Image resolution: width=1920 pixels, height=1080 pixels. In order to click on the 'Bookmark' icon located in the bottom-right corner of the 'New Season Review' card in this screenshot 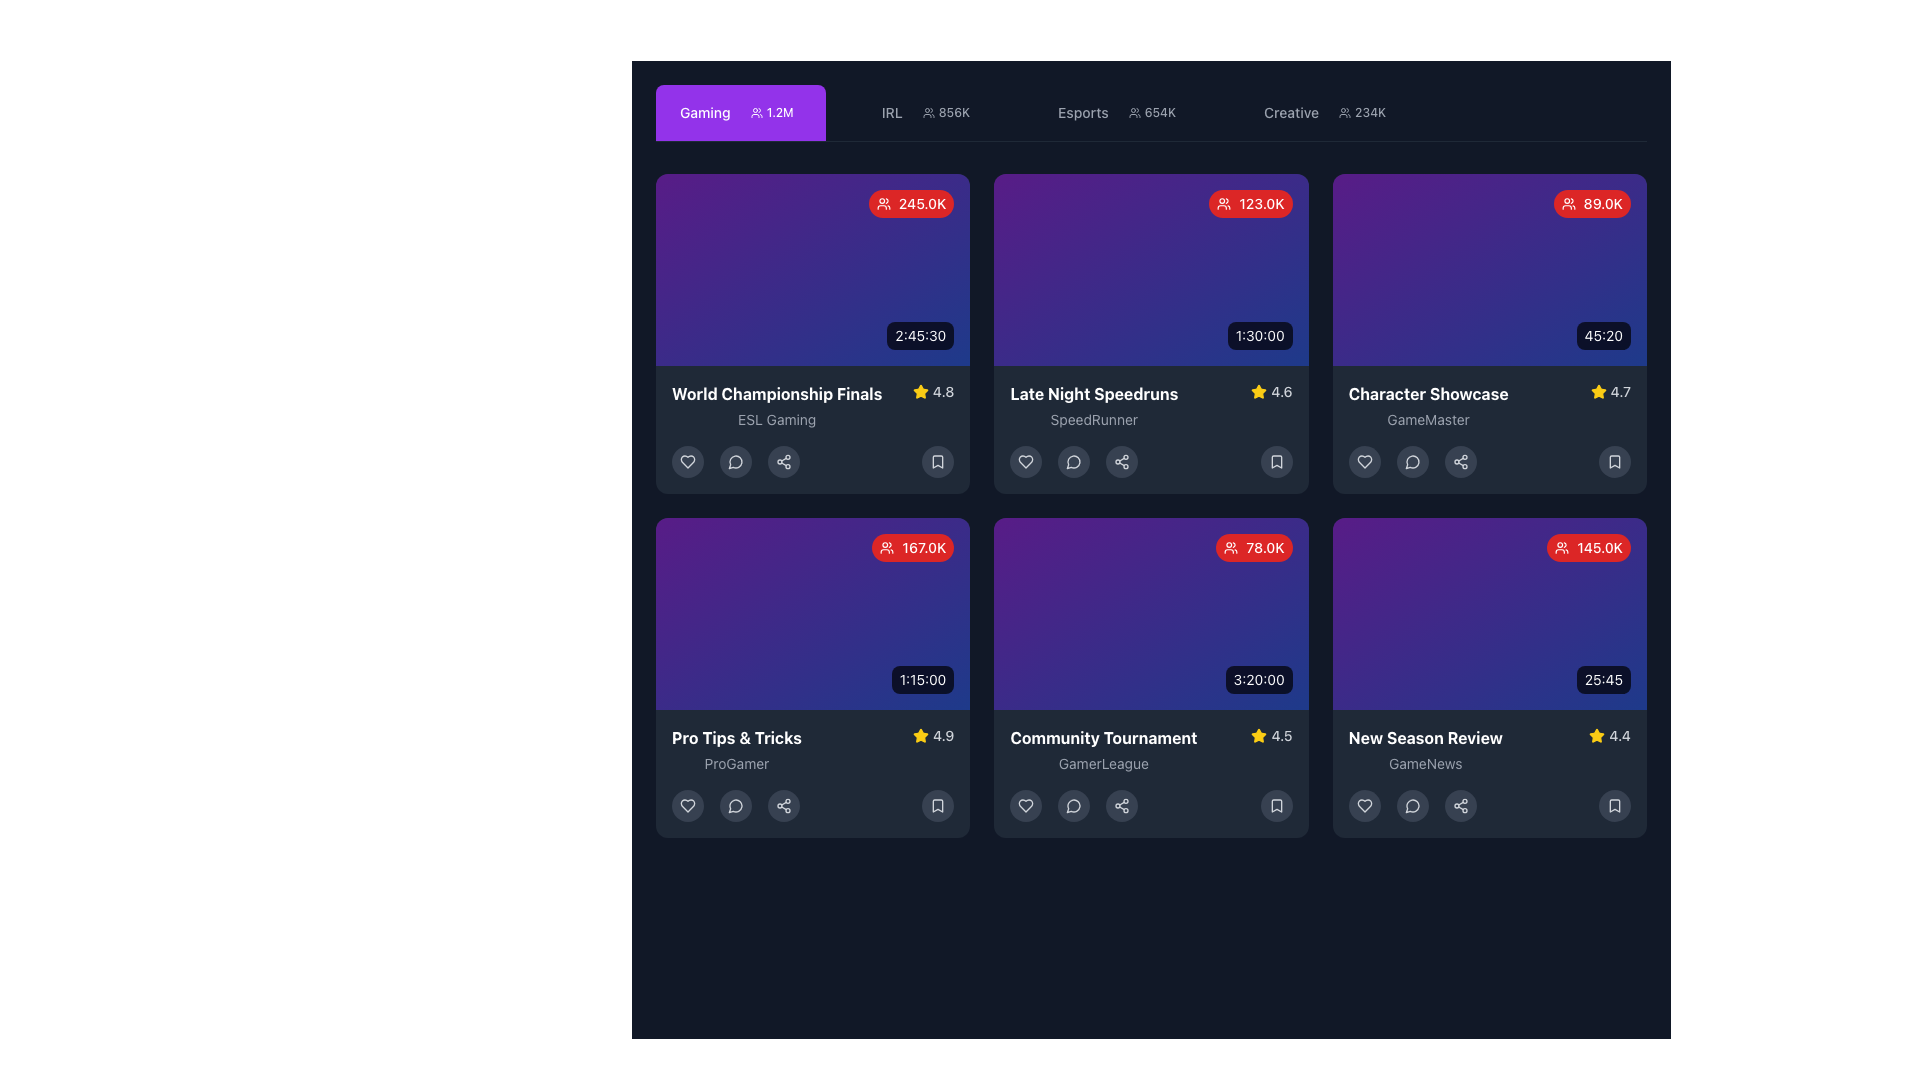, I will do `click(1614, 805)`.